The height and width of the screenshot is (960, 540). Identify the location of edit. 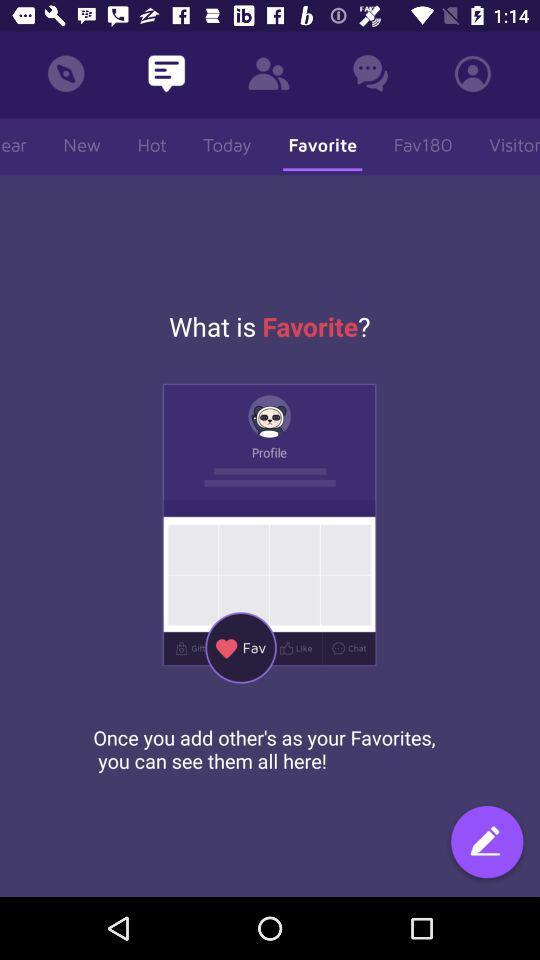
(486, 843).